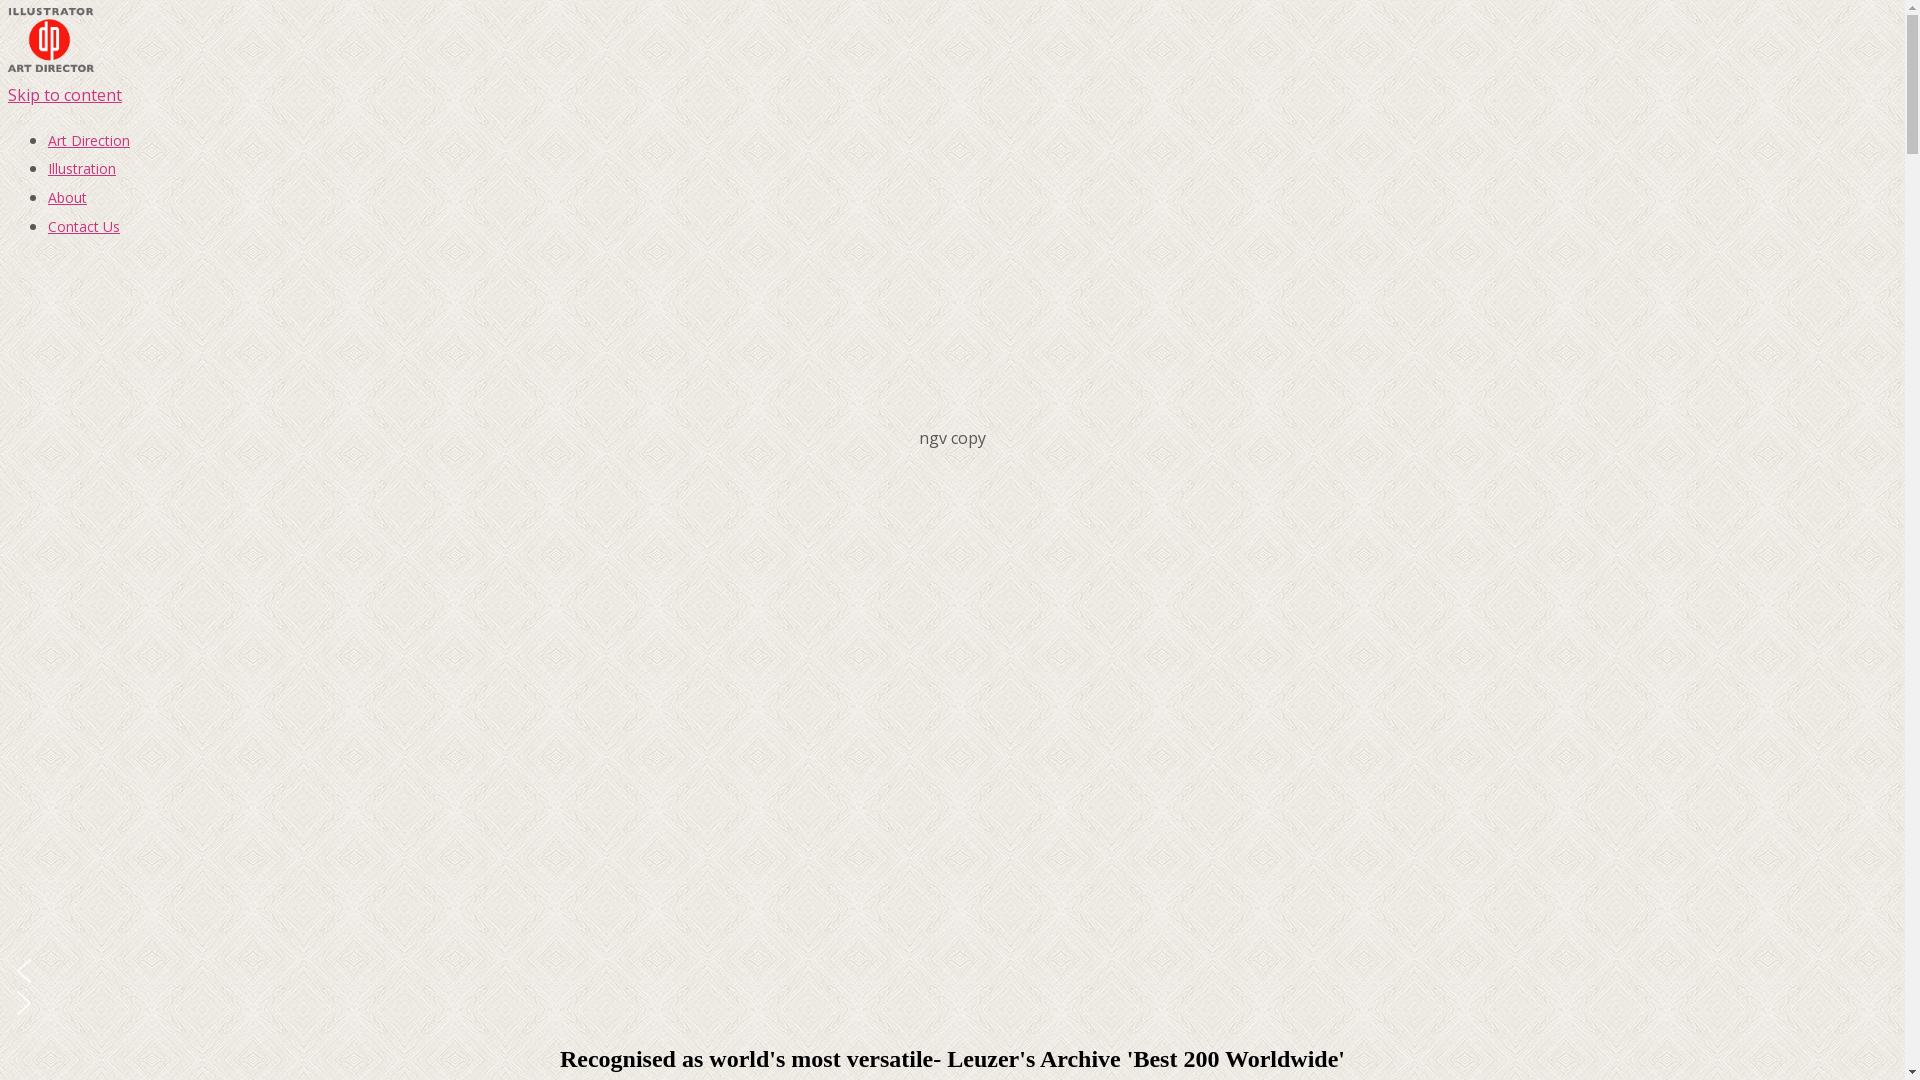  What do you see at coordinates (51, 64) in the screenshot?
I see `' '` at bounding box center [51, 64].